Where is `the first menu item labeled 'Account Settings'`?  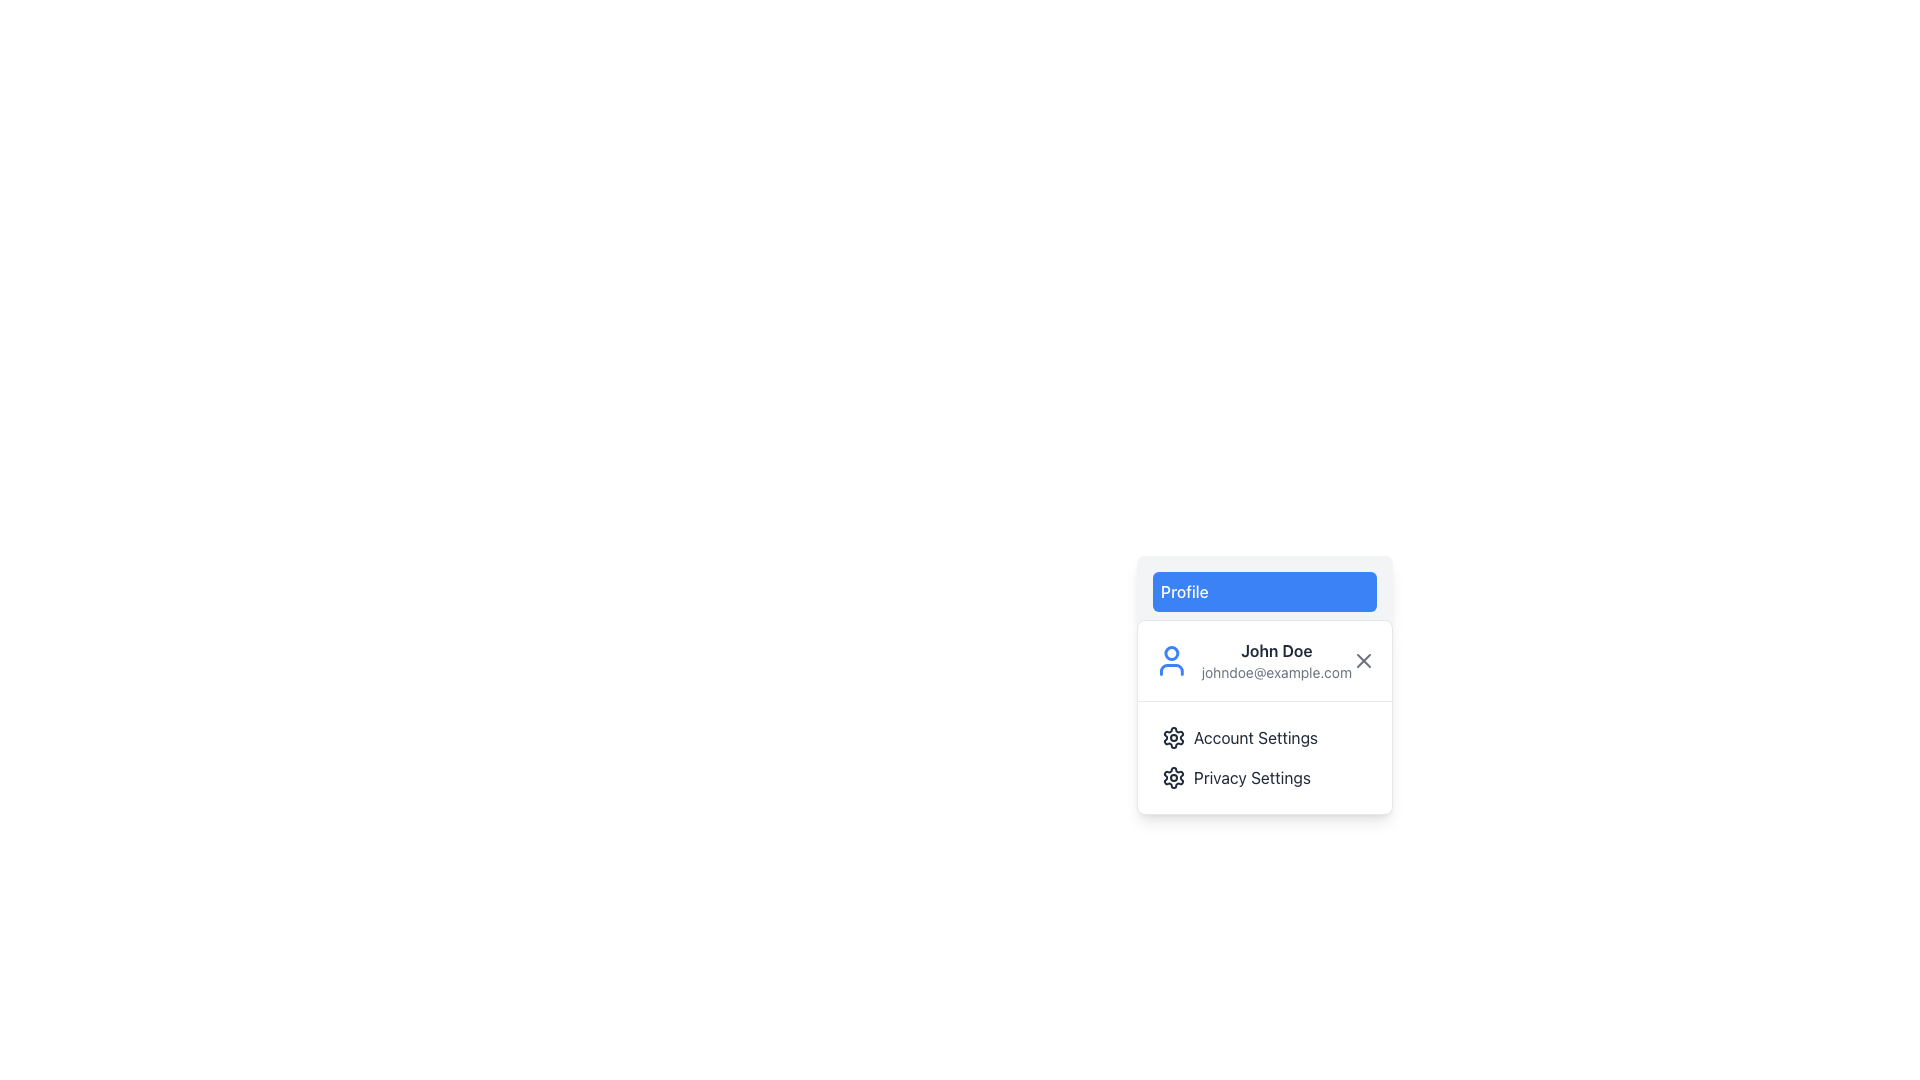 the first menu item labeled 'Account Settings' is located at coordinates (1264, 737).